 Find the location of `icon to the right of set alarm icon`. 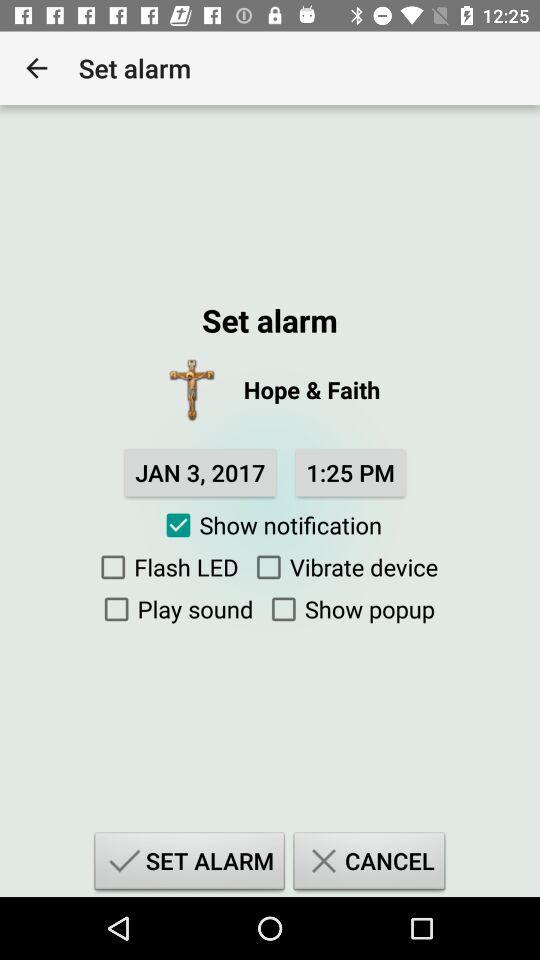

icon to the right of set alarm icon is located at coordinates (368, 863).